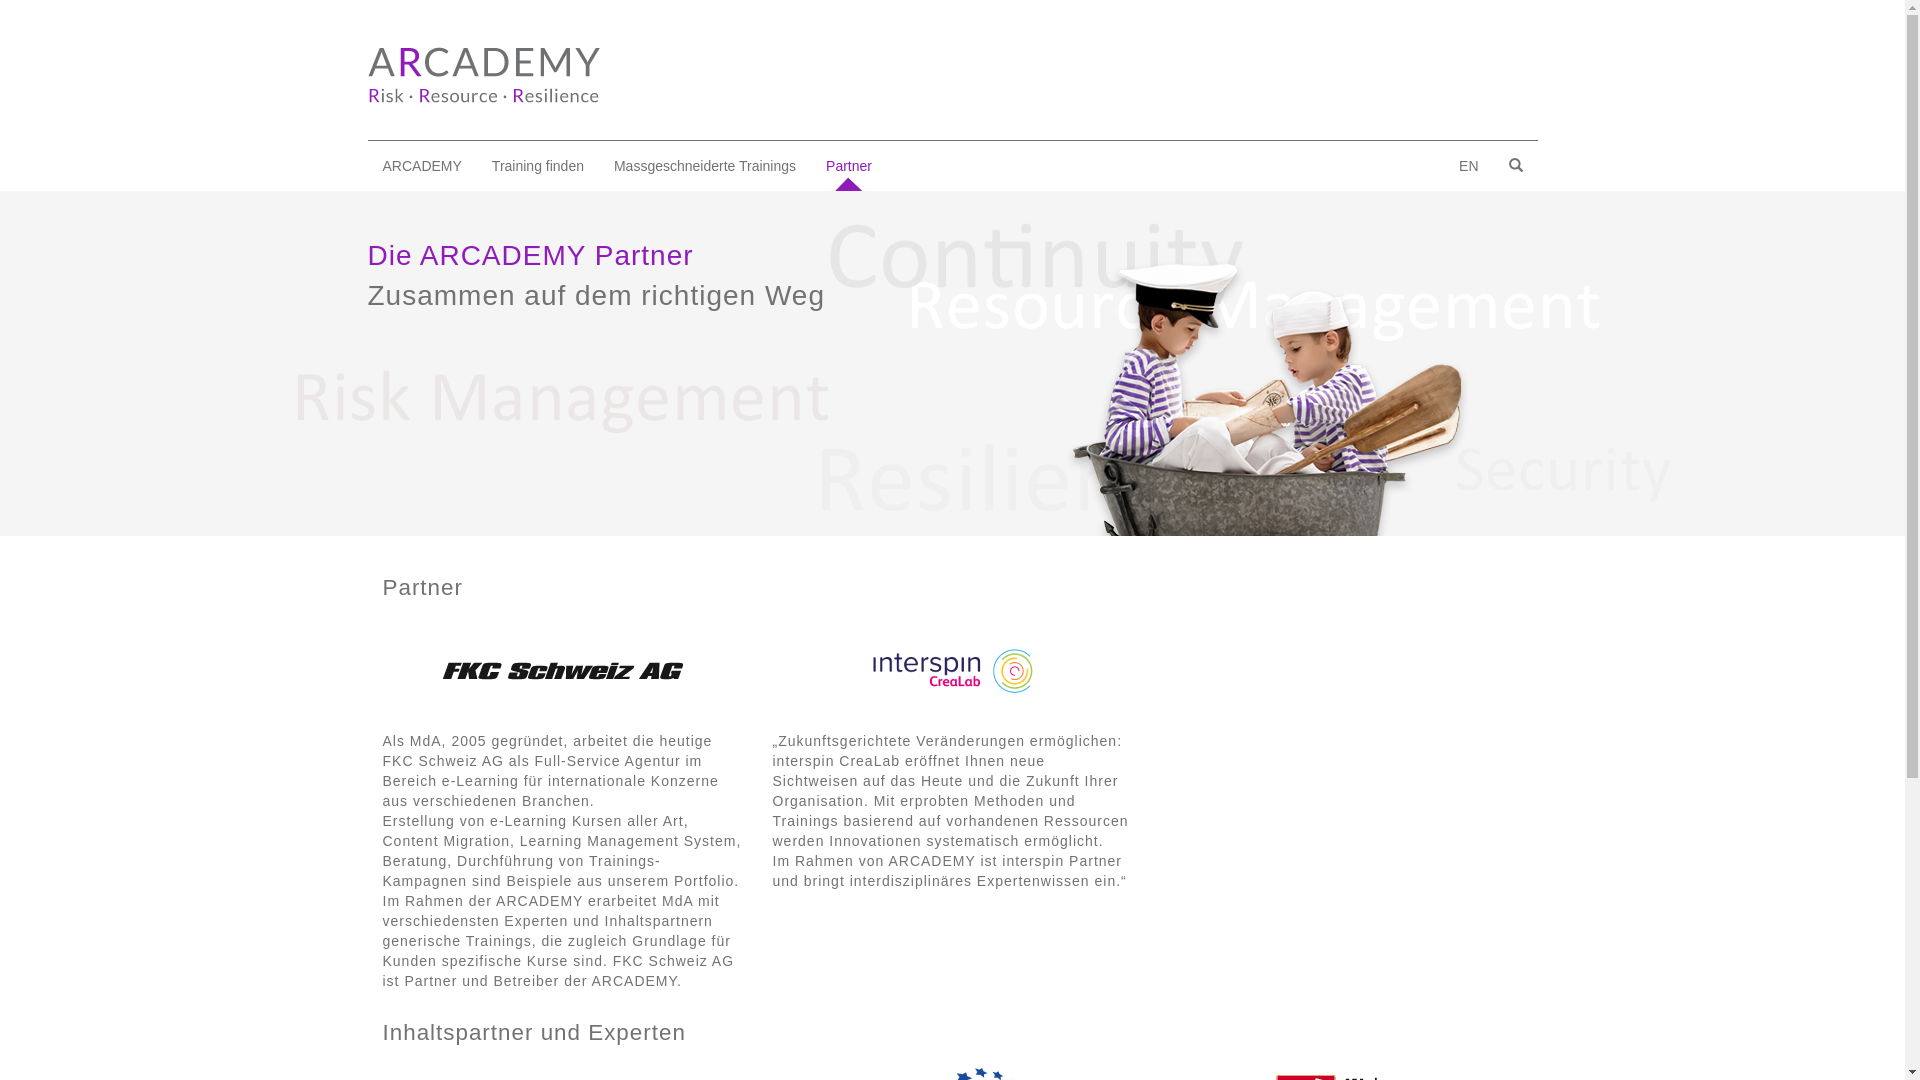  What do you see at coordinates (811, 164) in the screenshot?
I see `'Partner'` at bounding box center [811, 164].